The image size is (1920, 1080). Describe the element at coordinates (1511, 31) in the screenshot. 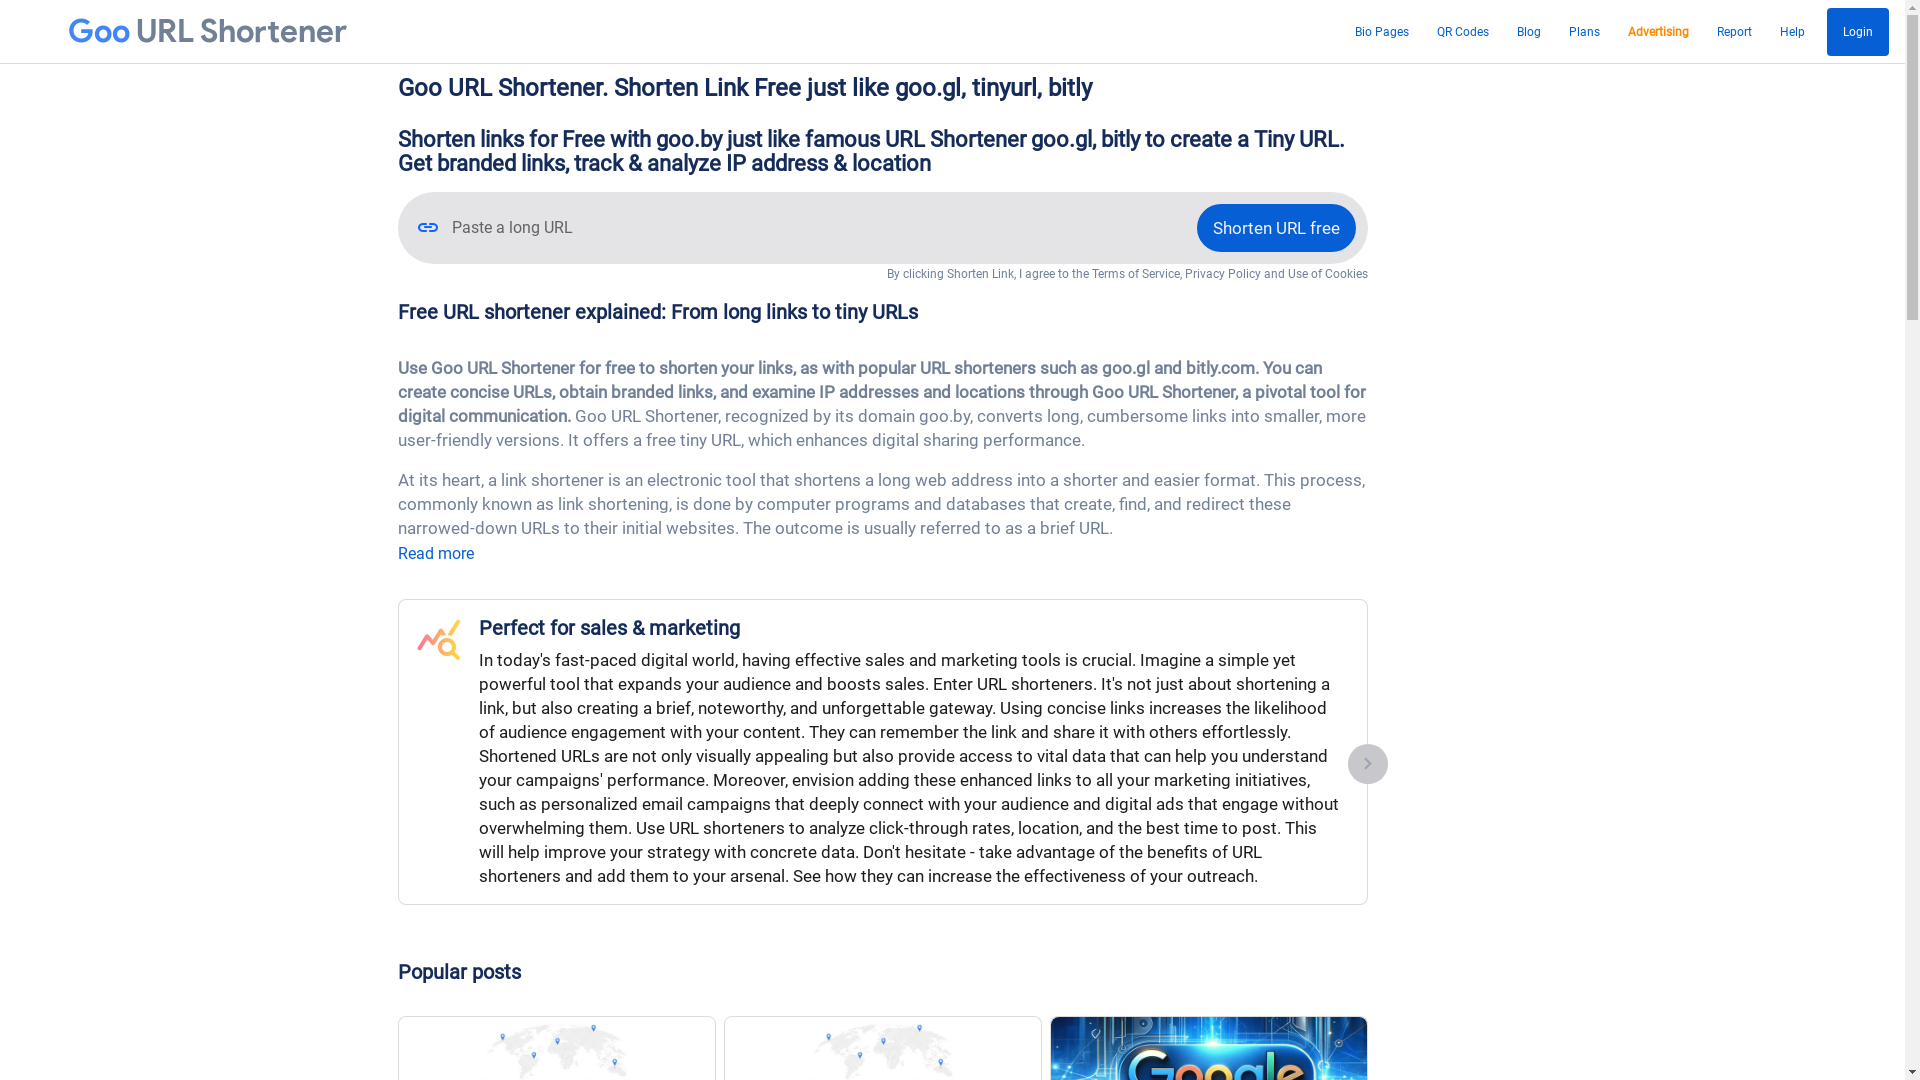

I see `'Blog'` at that location.